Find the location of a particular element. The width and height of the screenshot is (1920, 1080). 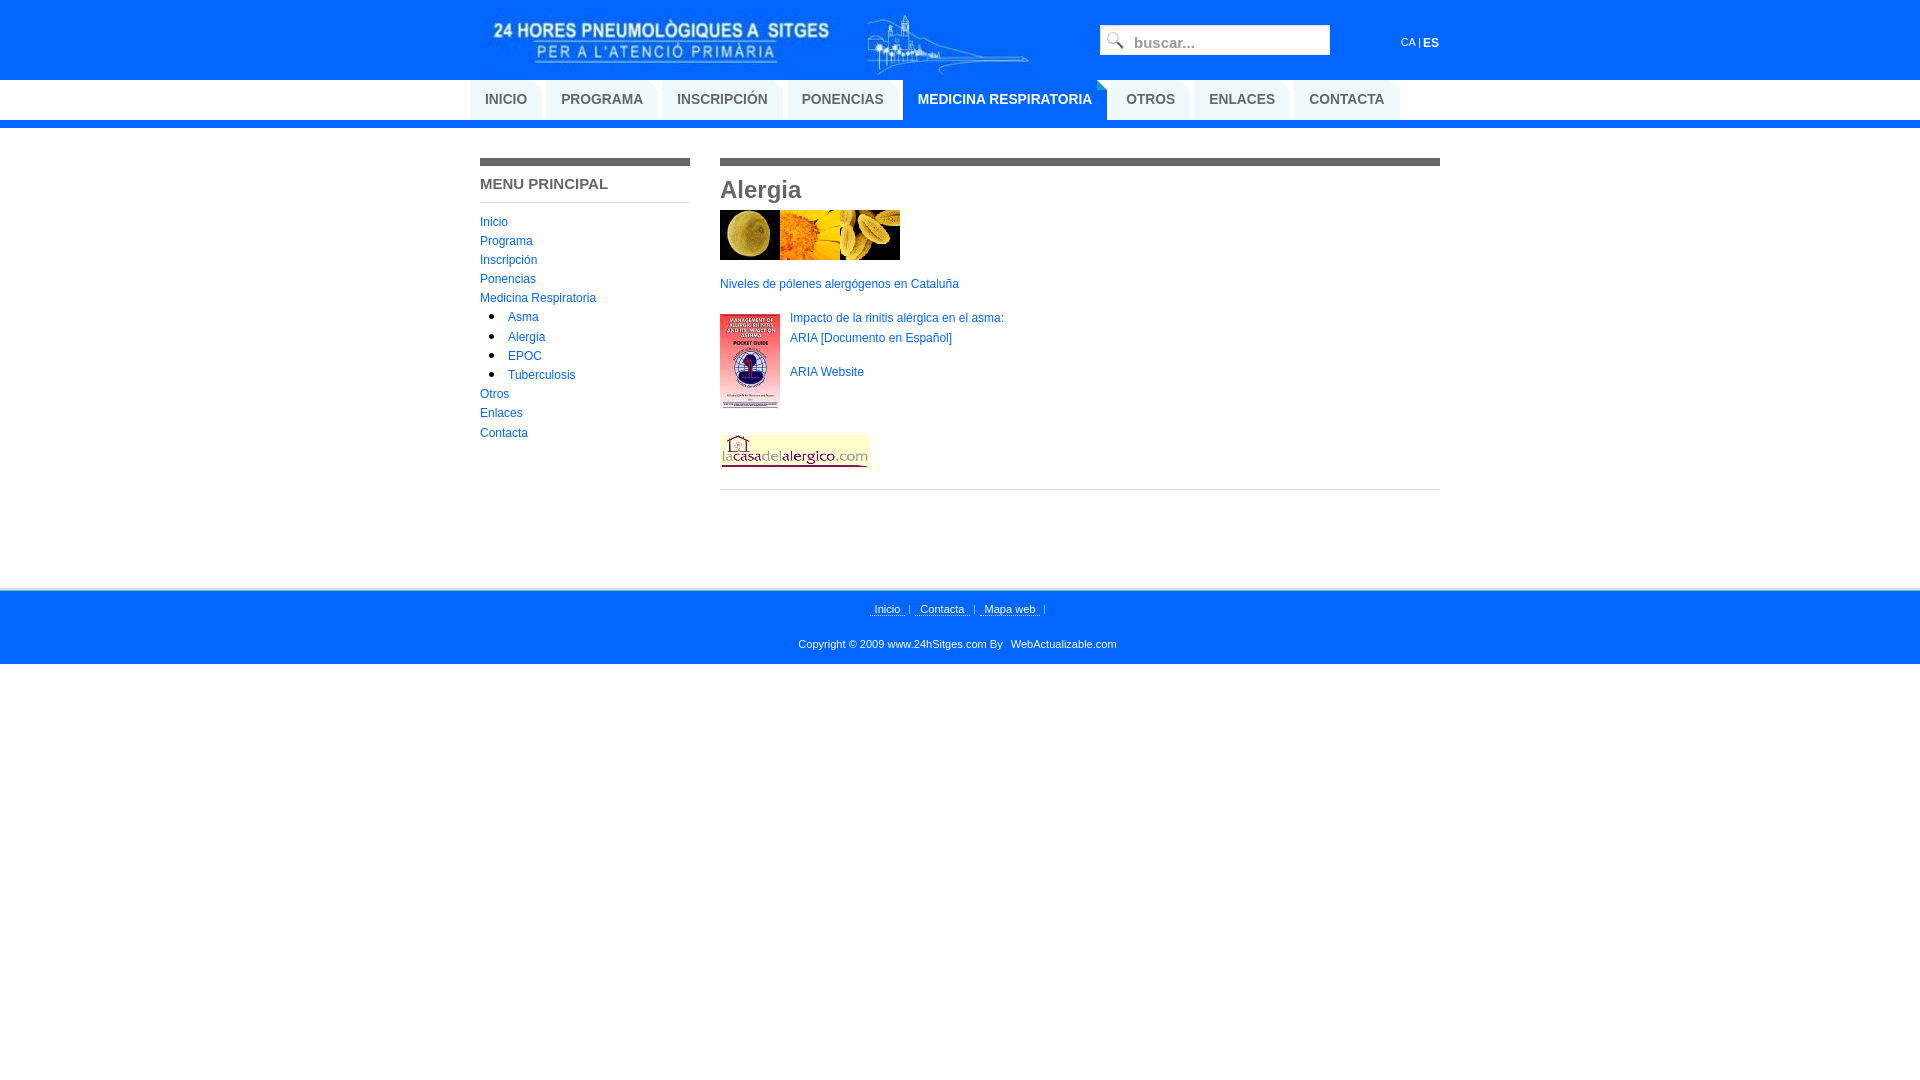

'24hsitges.com' is located at coordinates (759, 53).